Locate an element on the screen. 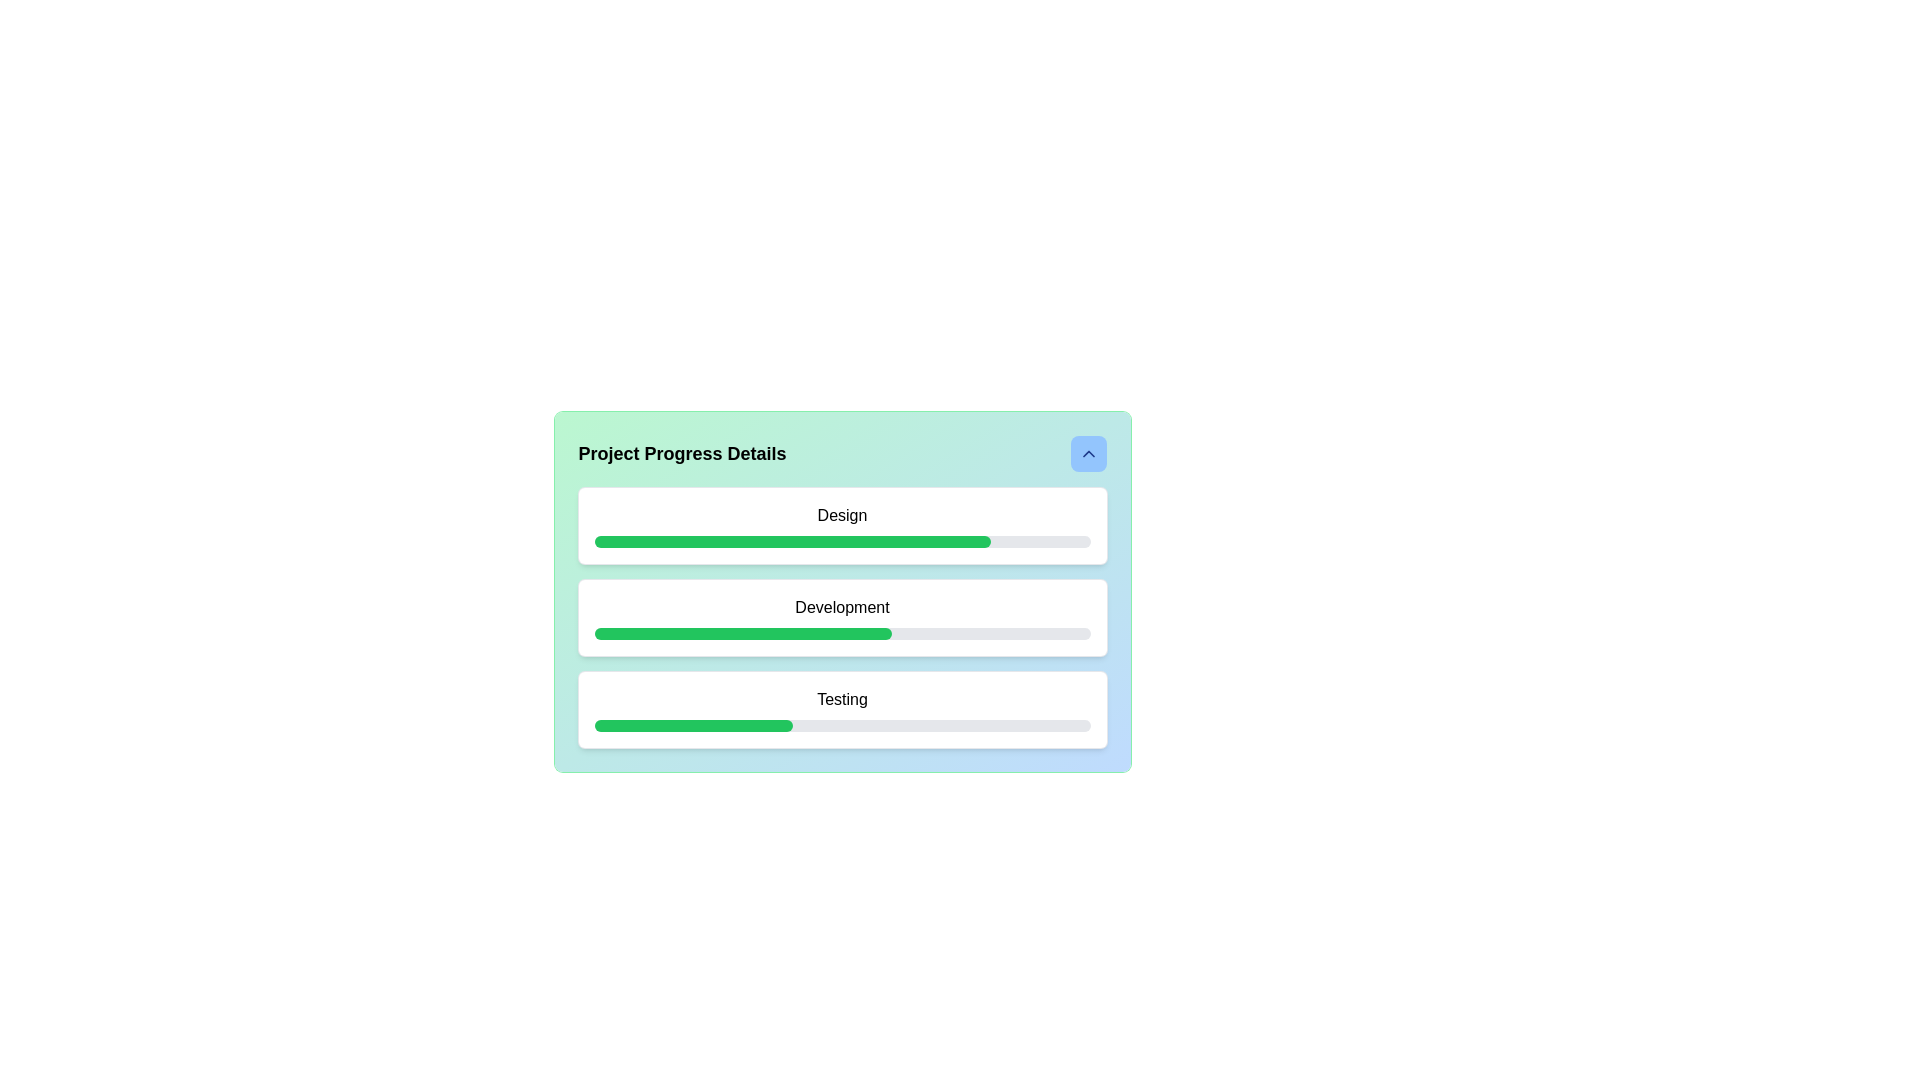 The width and height of the screenshot is (1920, 1080). the first horizontal progress bar in the 'Design' section of the 'Project Progress Details' panel, which is 80% filled with green and has rounded edges is located at coordinates (842, 542).